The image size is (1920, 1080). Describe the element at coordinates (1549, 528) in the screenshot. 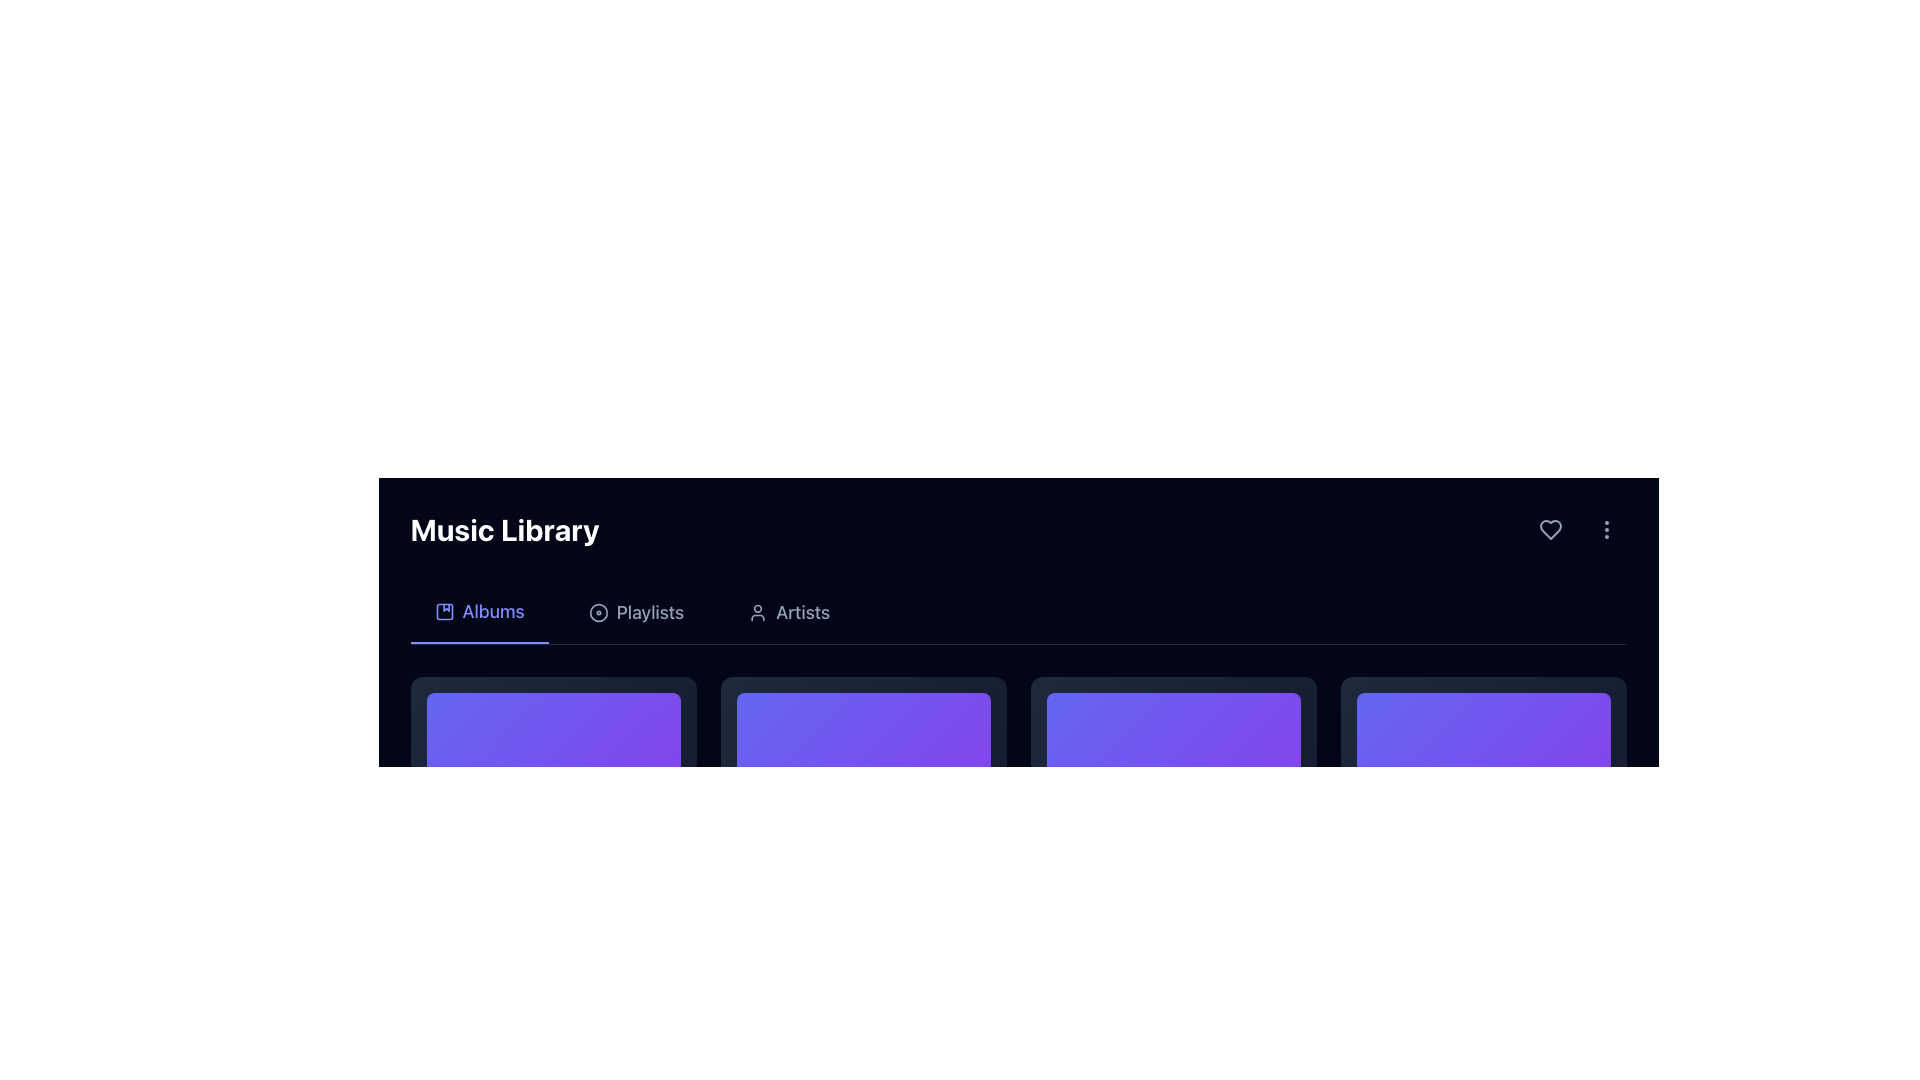

I see `the heart icon located at the top right corner of the interface, adjacent to the vertical ellipsis icon` at that location.